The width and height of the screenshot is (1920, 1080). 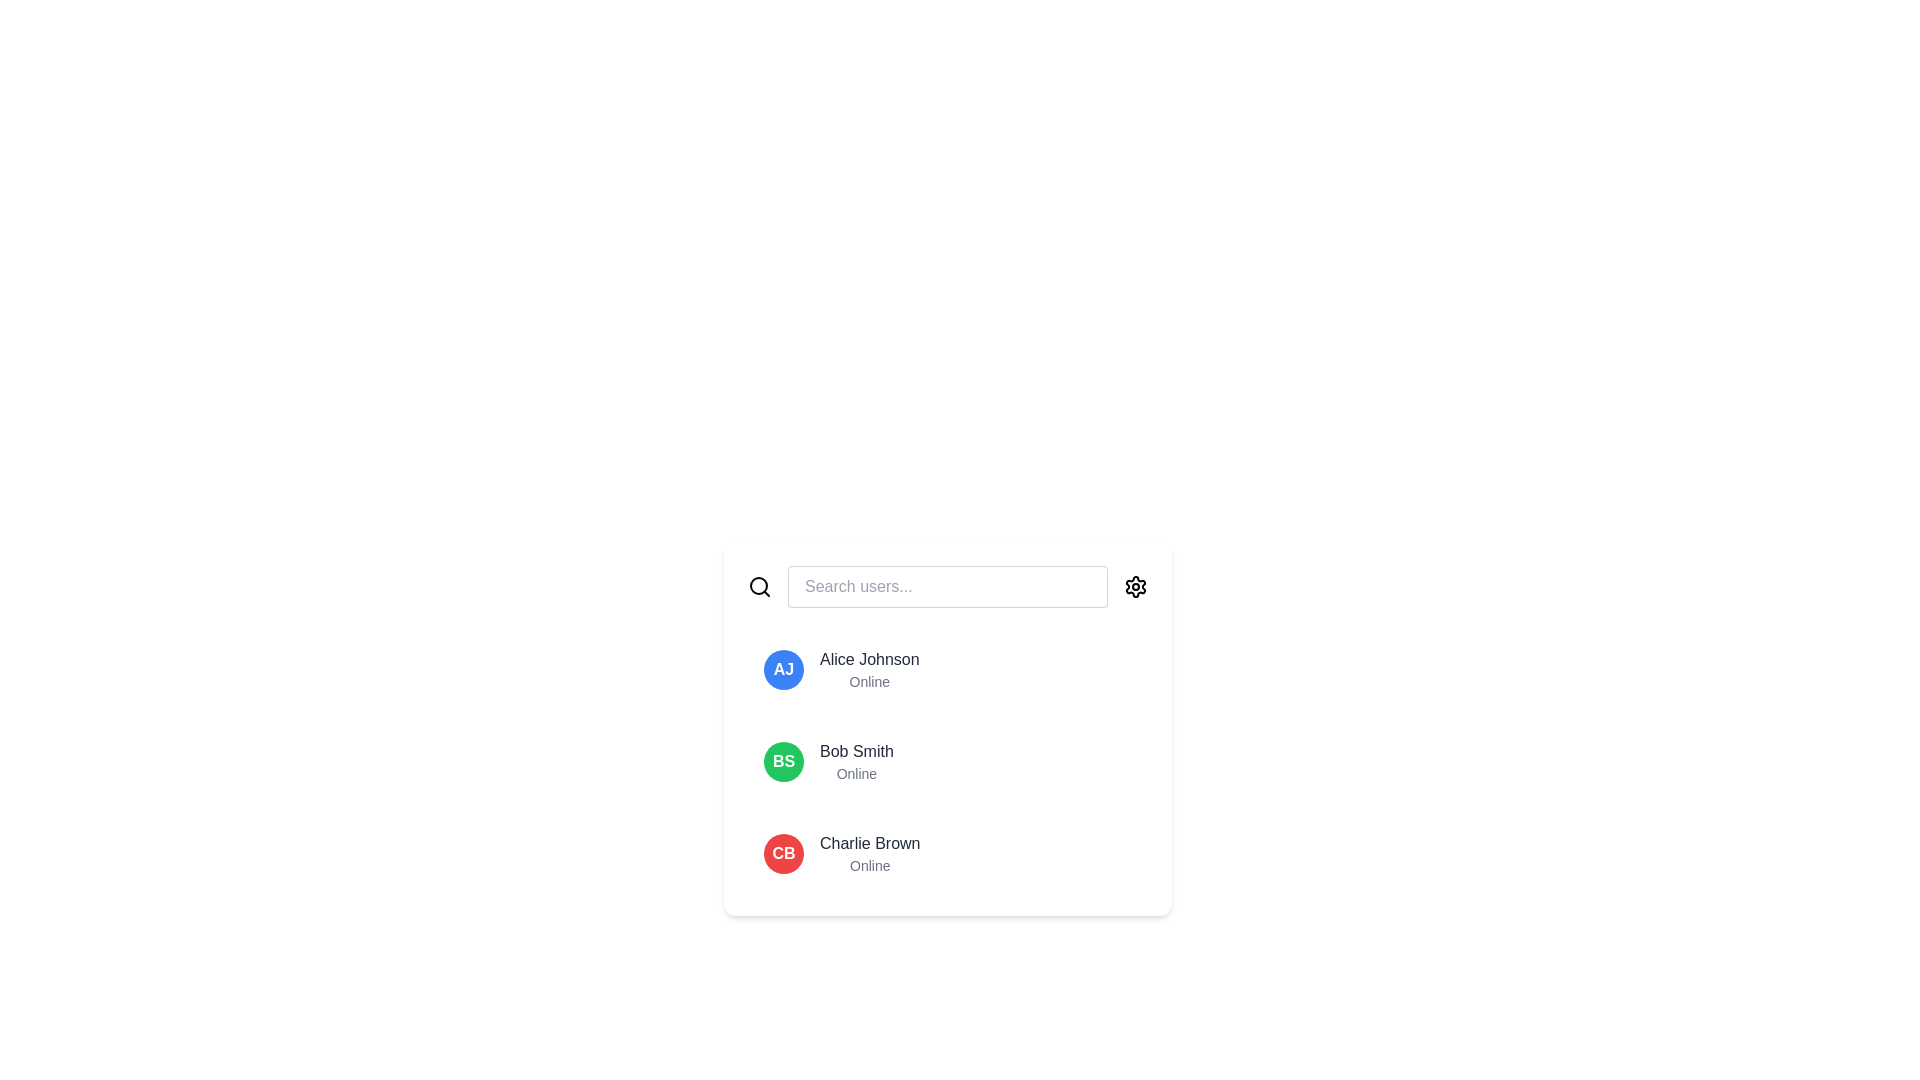 I want to click on the 'Online' text label, which is styled in light gray color and located below 'Bob Smith' in the user card, so click(x=856, y=773).